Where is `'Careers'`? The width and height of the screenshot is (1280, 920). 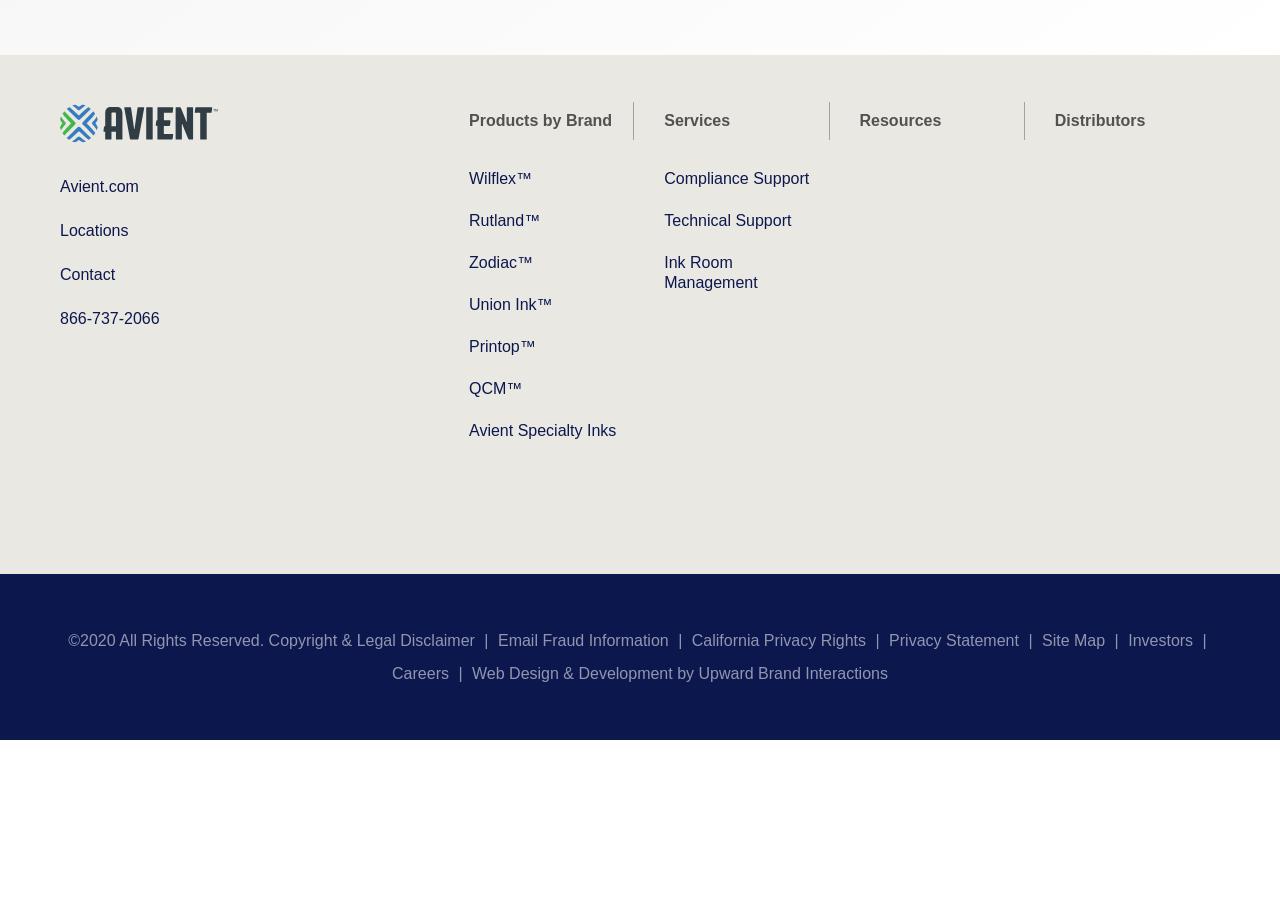 'Careers' is located at coordinates (418, 672).